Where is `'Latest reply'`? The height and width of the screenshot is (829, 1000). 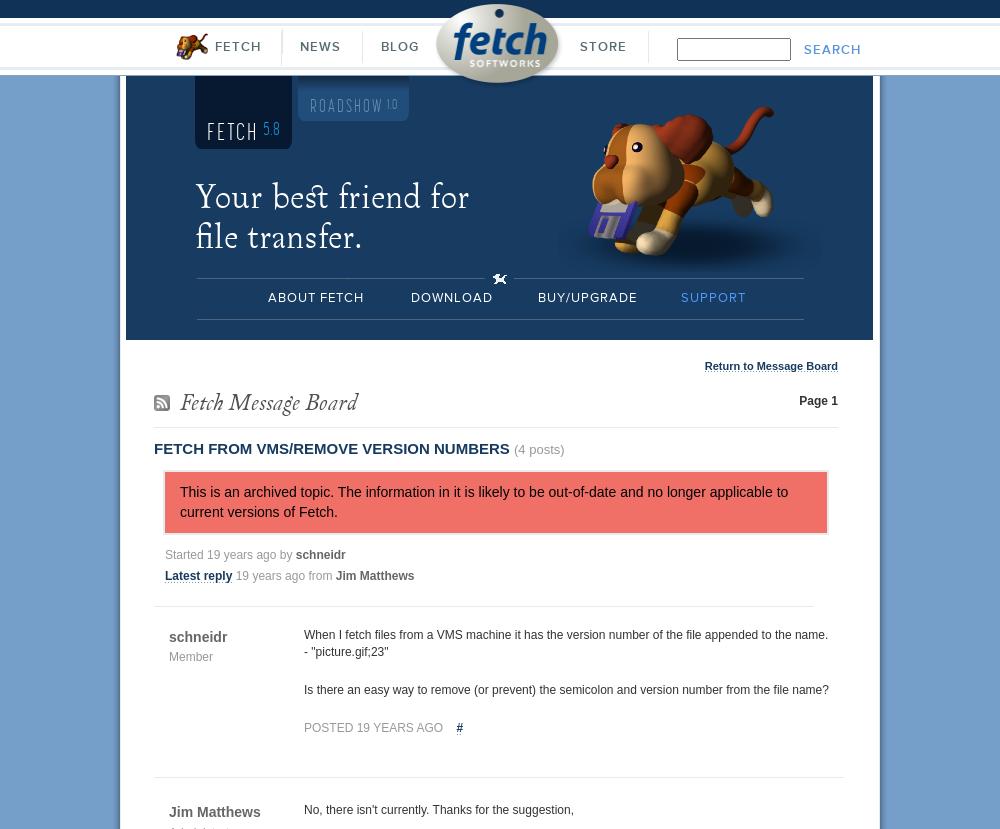
'Latest reply' is located at coordinates (197, 573).